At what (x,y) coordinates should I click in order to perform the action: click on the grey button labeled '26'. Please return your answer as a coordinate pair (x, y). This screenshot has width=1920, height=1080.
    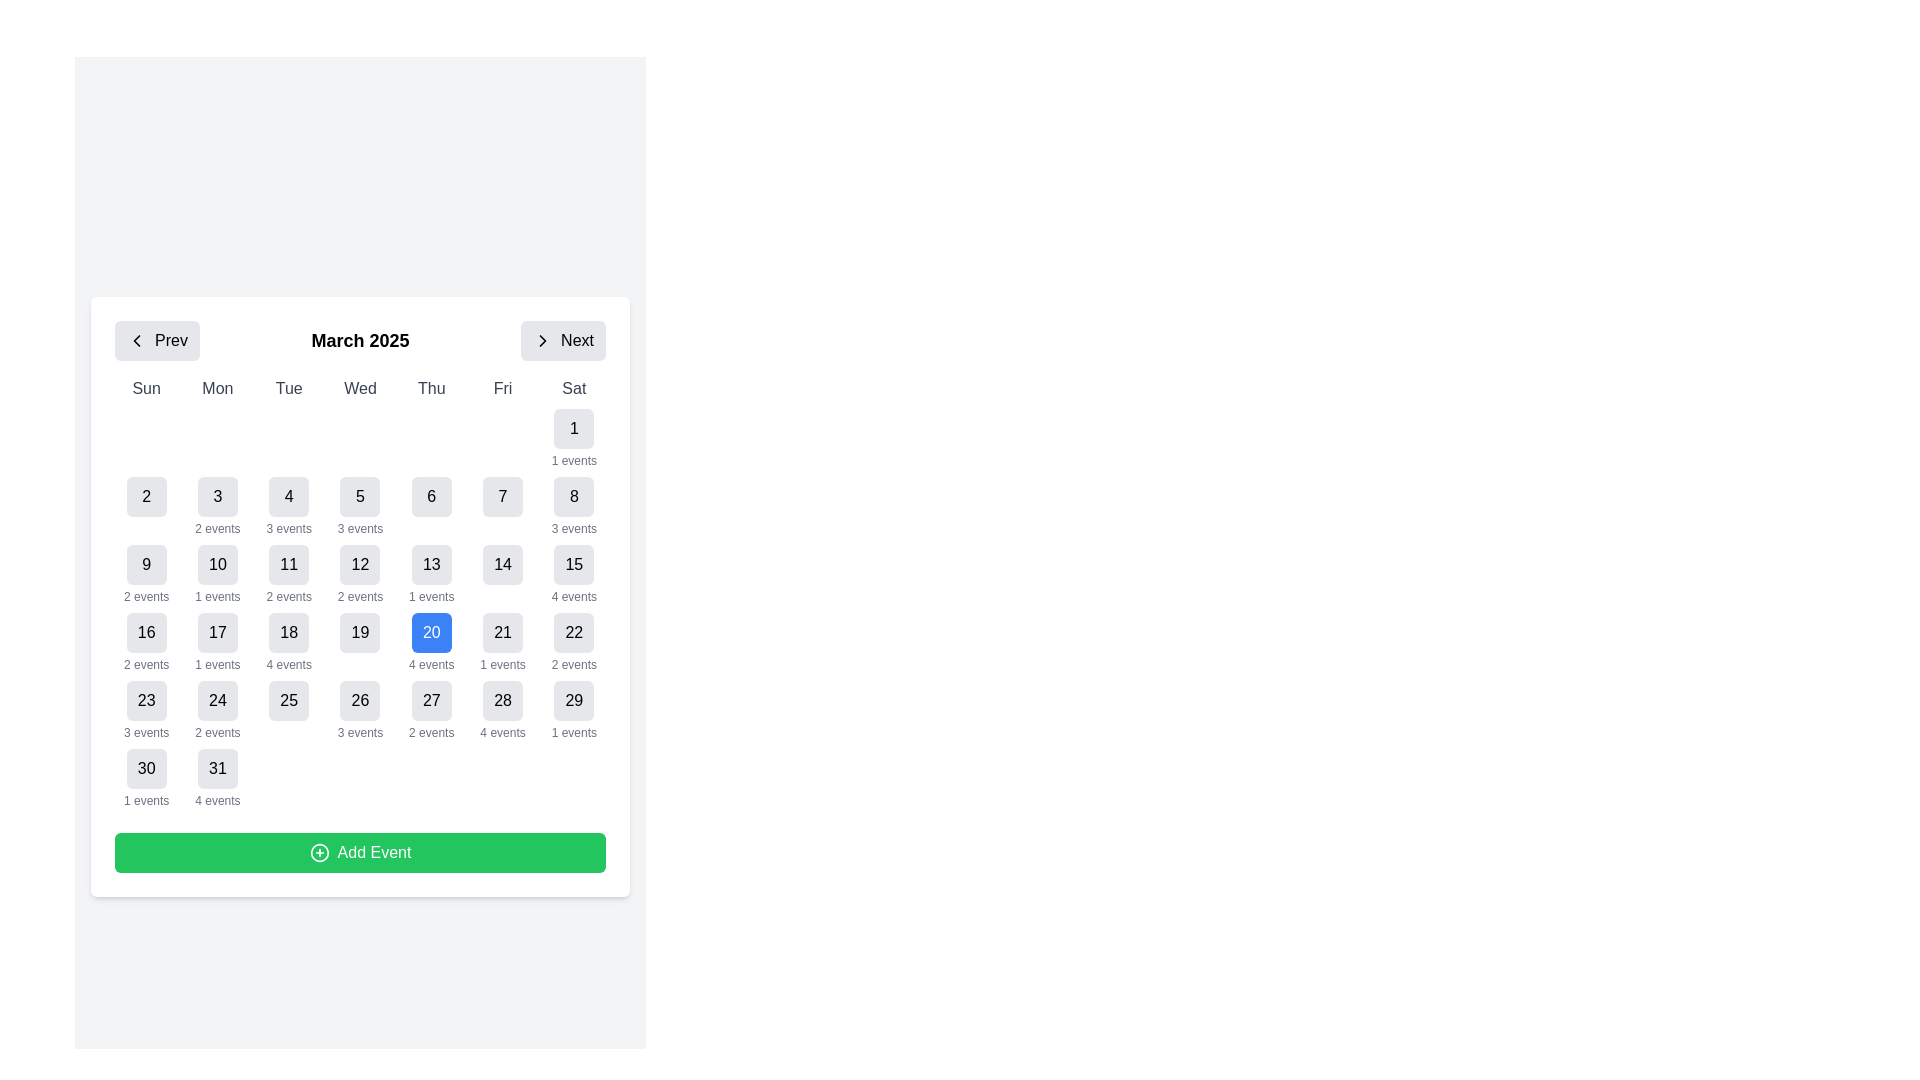
    Looking at the image, I should click on (360, 700).